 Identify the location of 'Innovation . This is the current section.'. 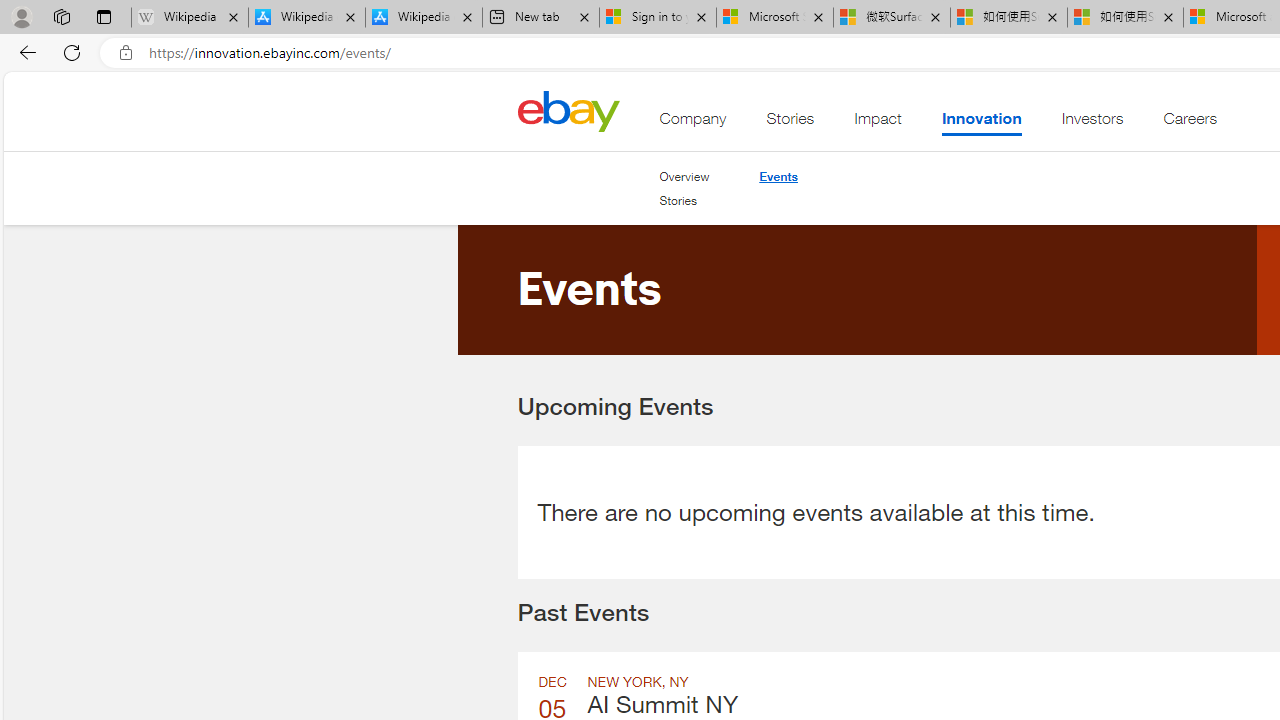
(981, 123).